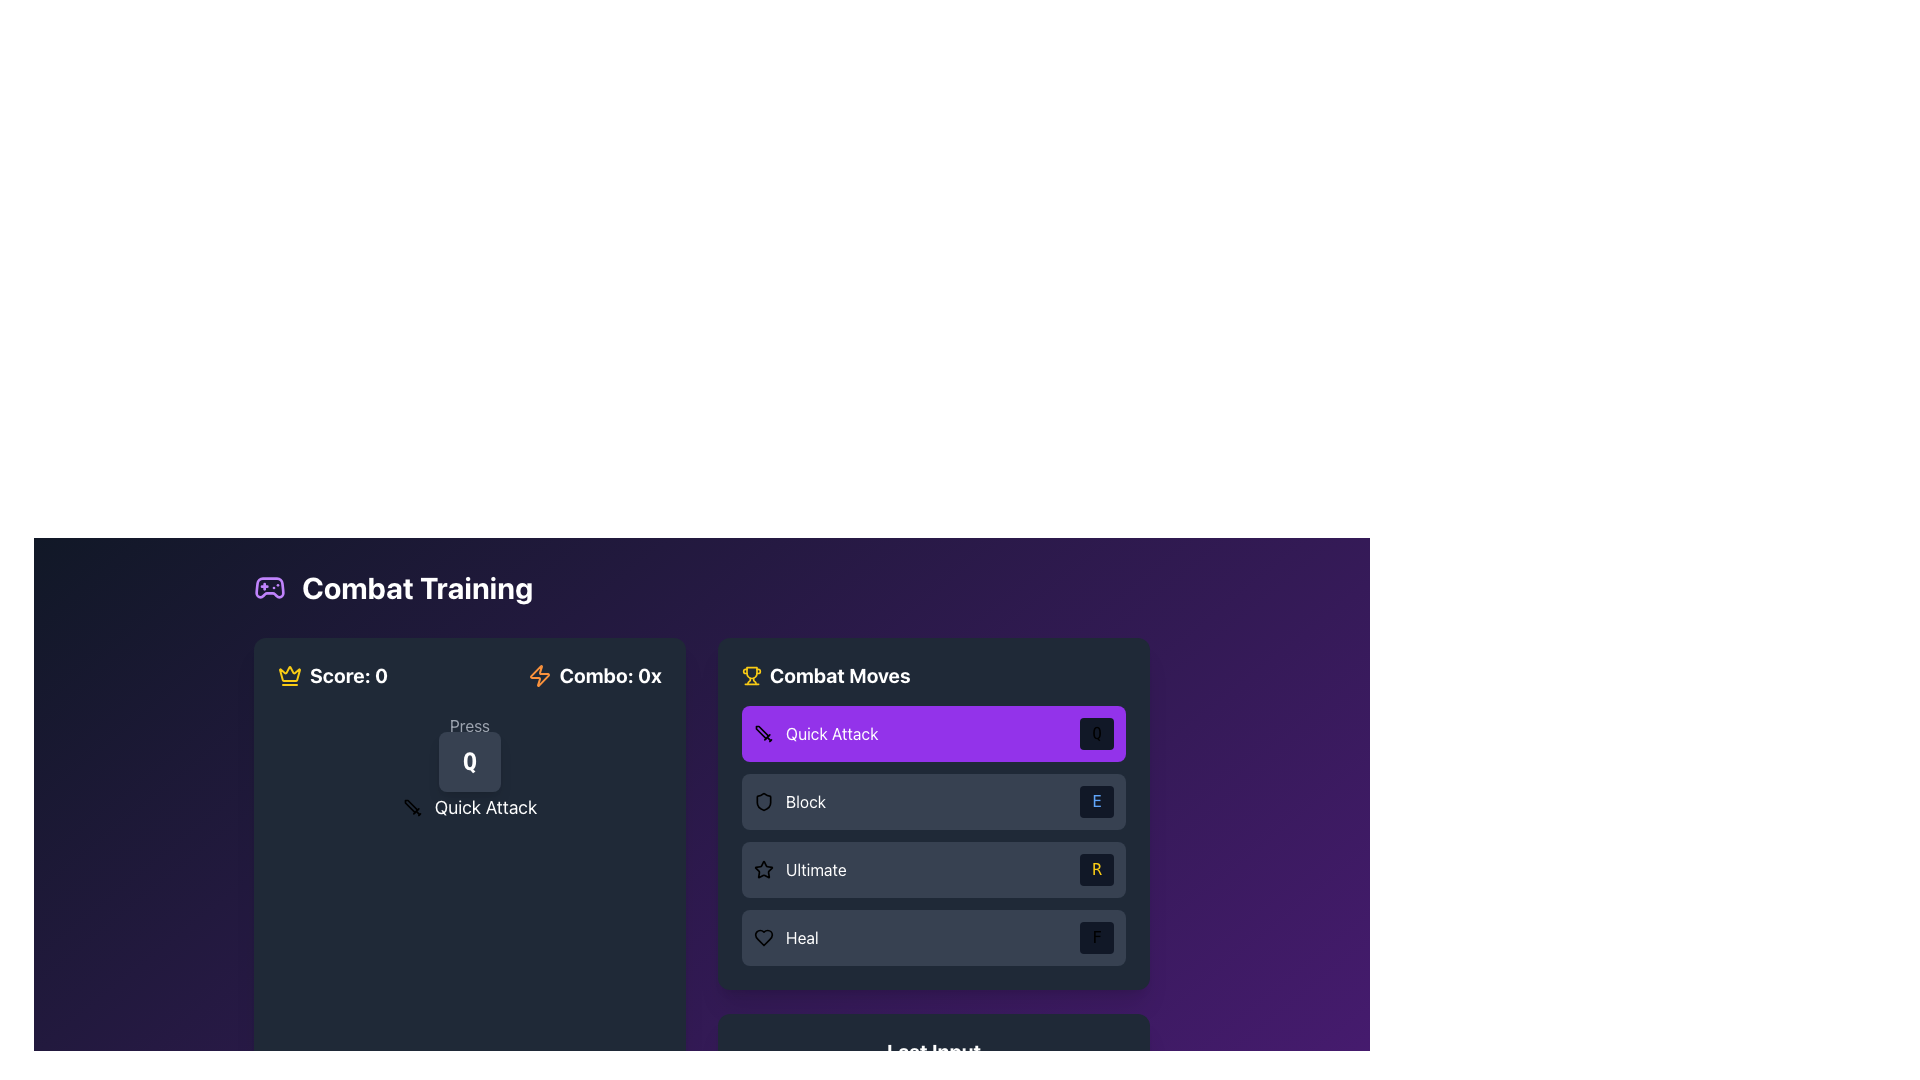 The width and height of the screenshot is (1920, 1080). Describe the element at coordinates (800, 869) in the screenshot. I see `the 'Ultimate' button in the 'Combat Moves' section` at that location.